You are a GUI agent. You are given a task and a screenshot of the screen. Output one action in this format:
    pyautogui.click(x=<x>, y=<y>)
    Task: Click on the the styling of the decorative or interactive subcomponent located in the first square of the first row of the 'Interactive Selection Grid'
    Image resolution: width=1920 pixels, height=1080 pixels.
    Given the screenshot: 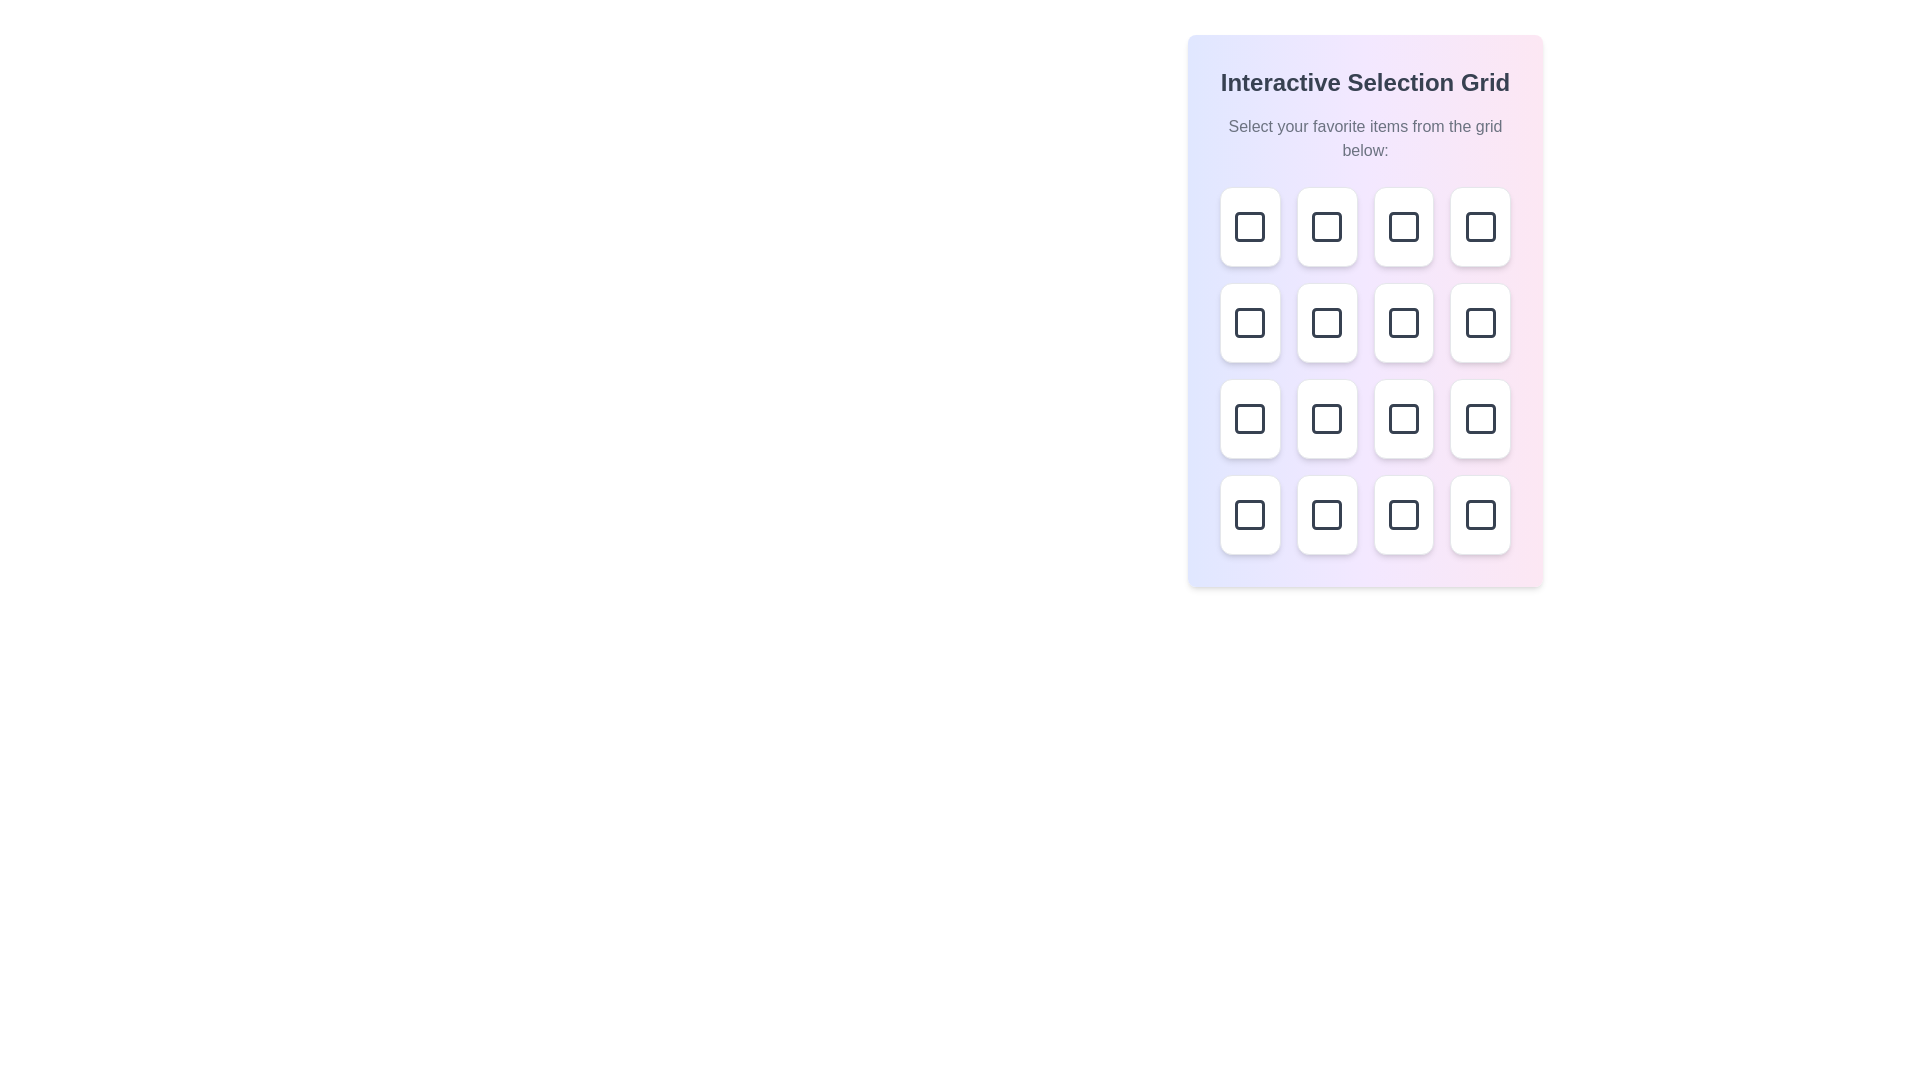 What is the action you would take?
    pyautogui.click(x=1248, y=226)
    